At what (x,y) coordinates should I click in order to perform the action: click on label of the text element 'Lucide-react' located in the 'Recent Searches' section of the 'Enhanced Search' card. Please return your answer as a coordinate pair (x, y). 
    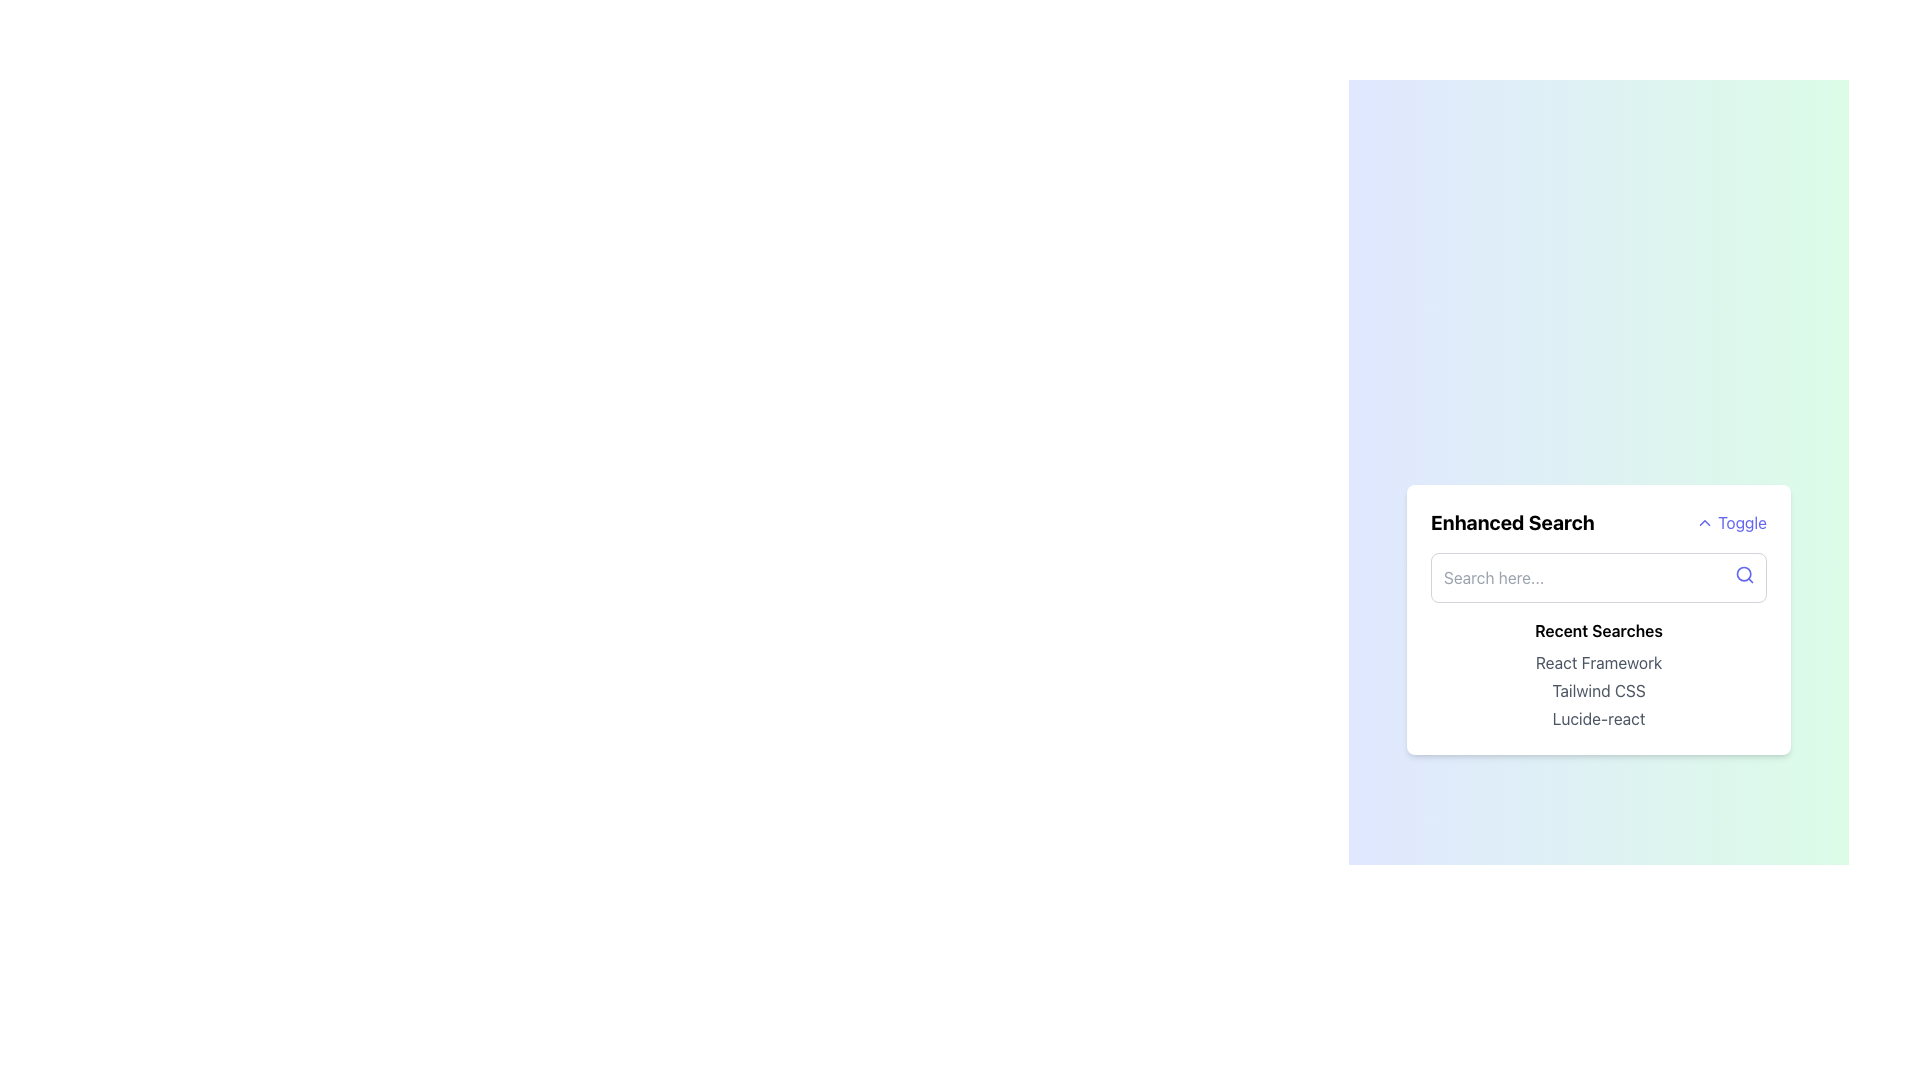
    Looking at the image, I should click on (1597, 717).